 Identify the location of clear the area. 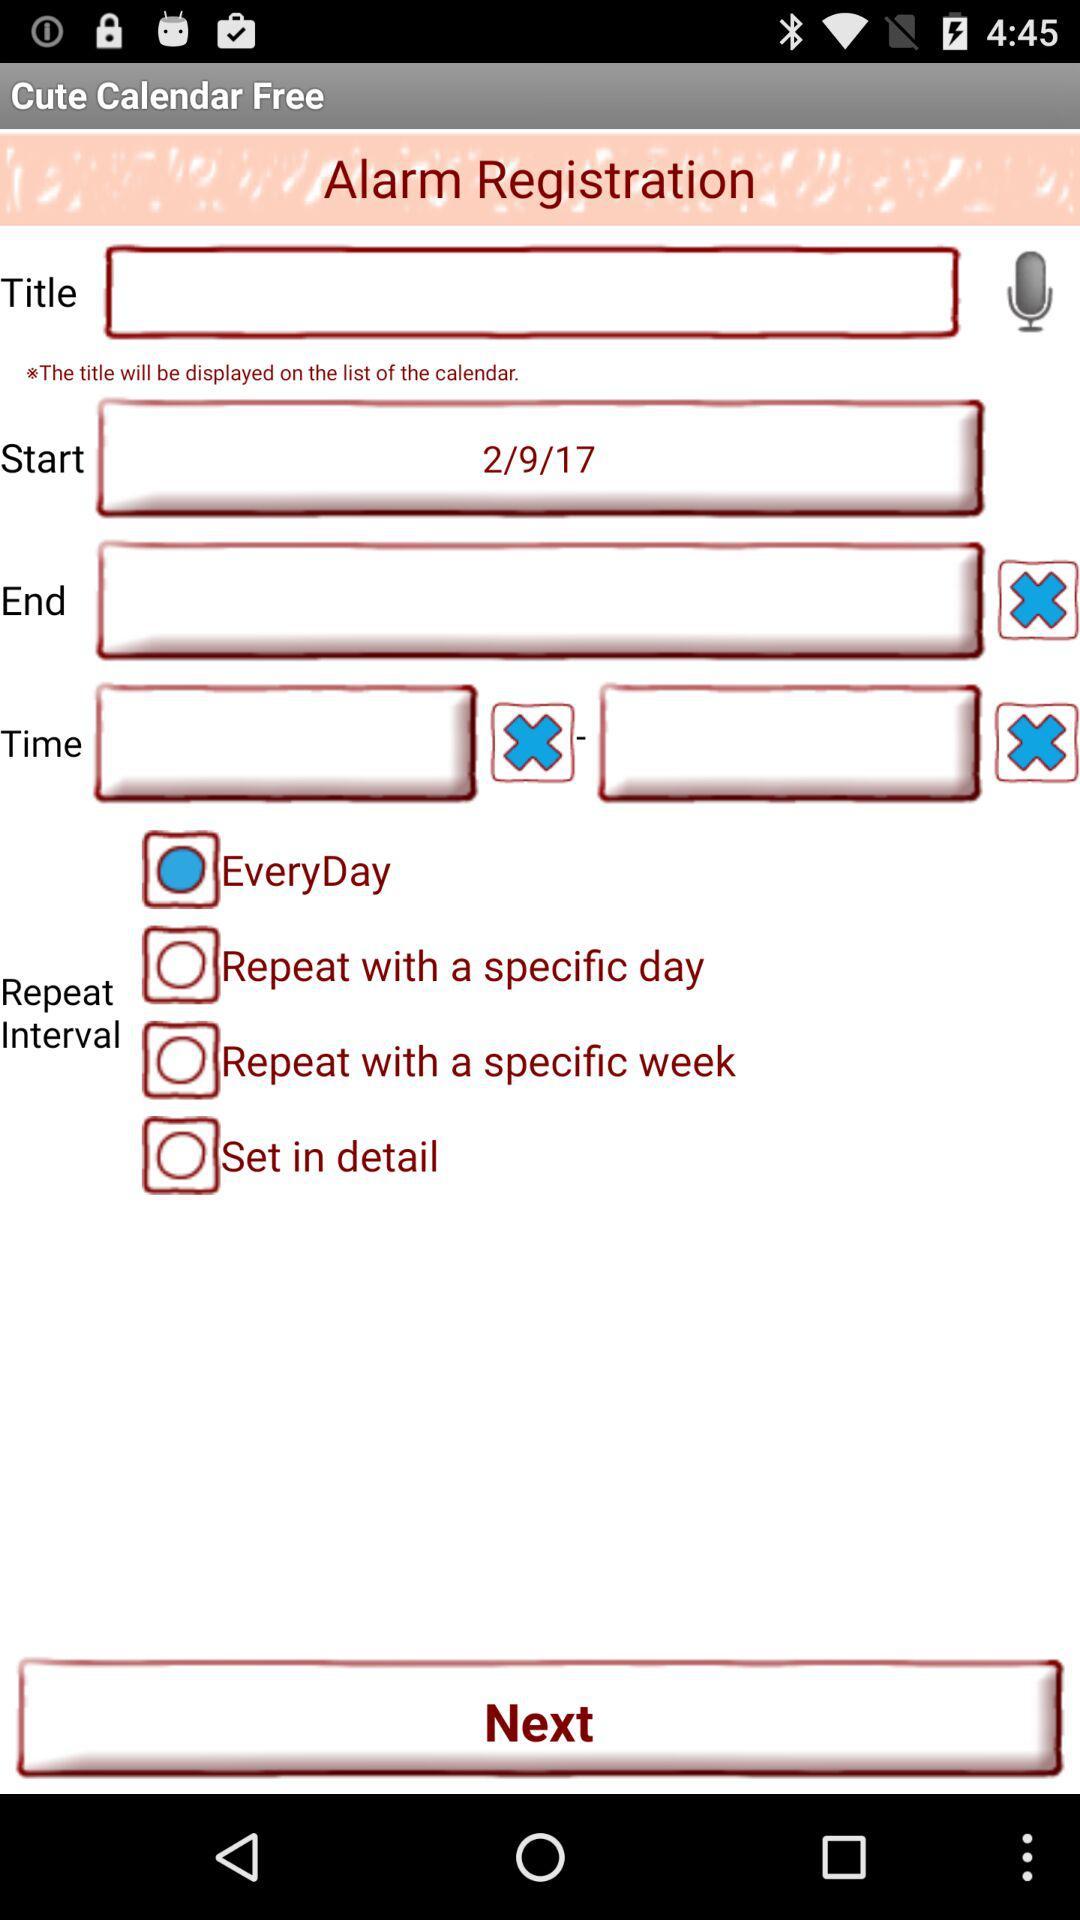
(1036, 599).